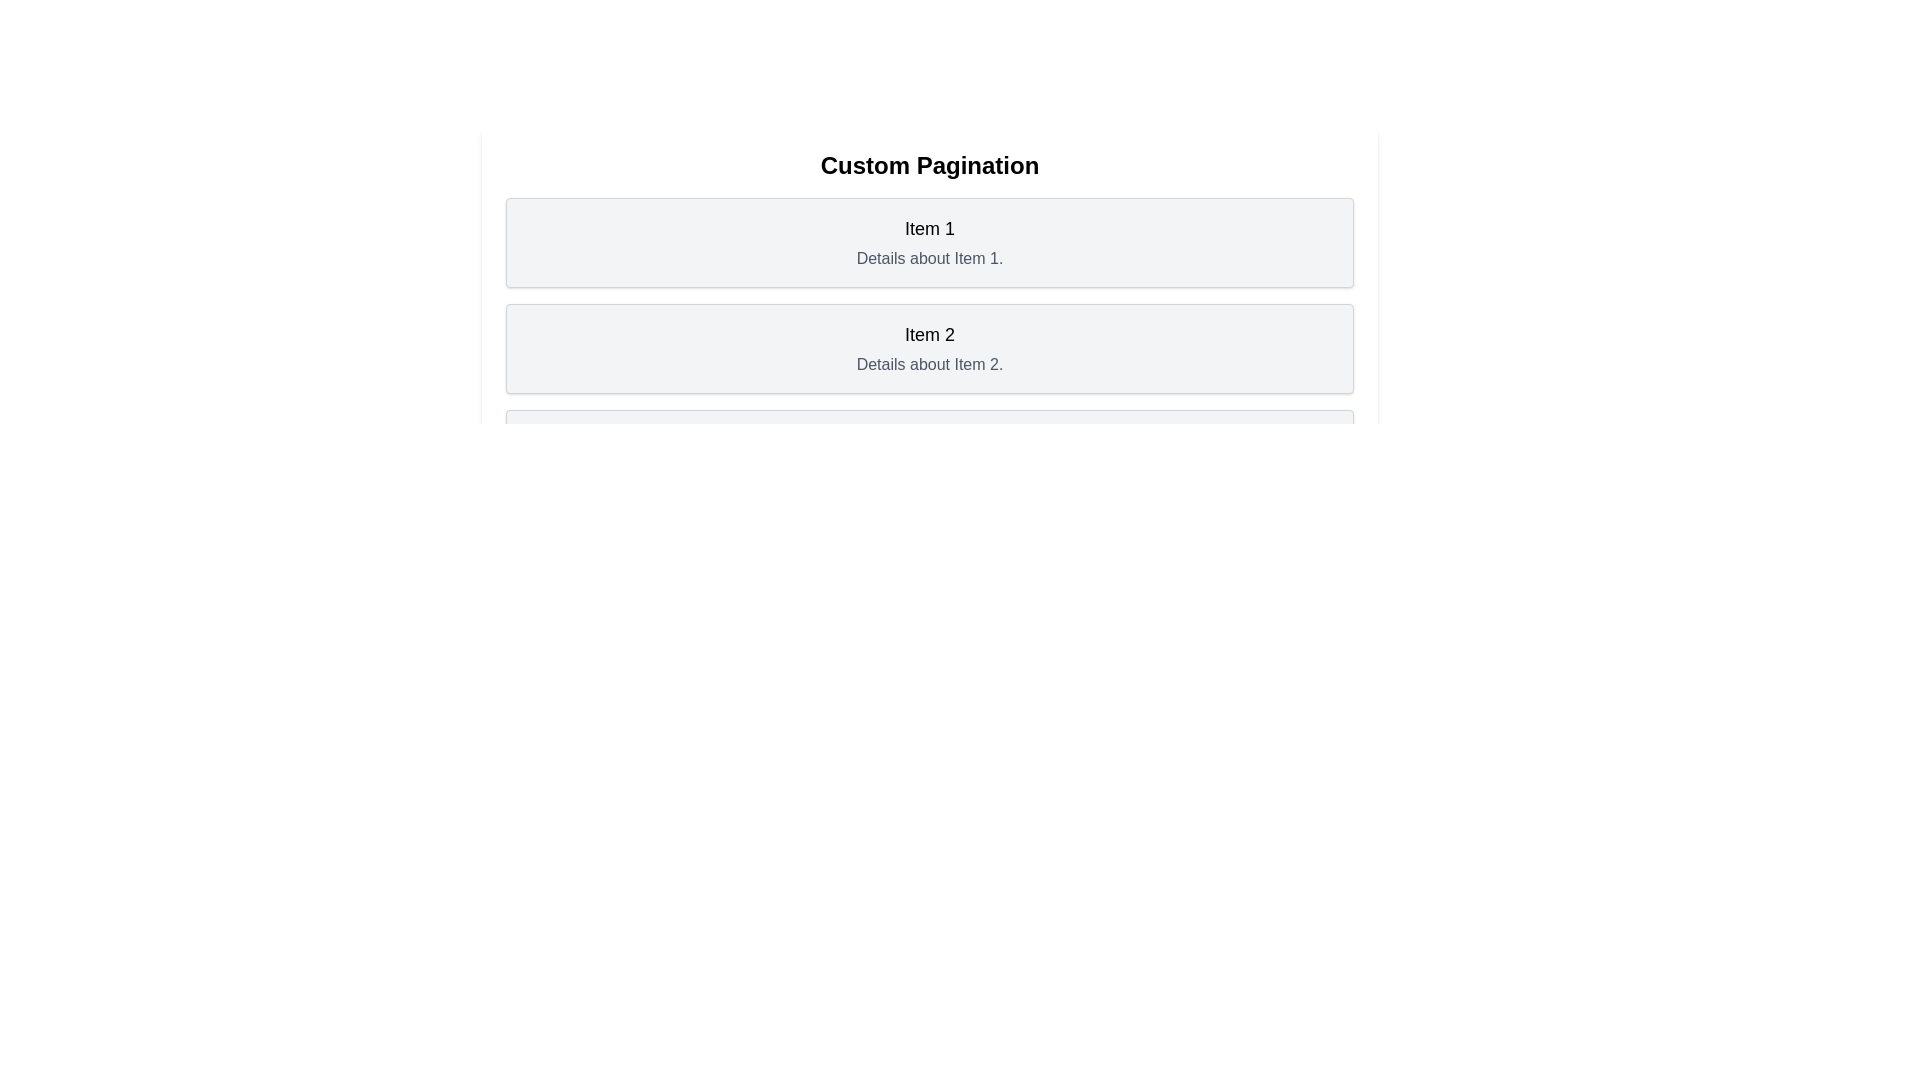 The height and width of the screenshot is (1080, 1920). What do you see at coordinates (929, 164) in the screenshot?
I see `the large, bold, black text label reading 'Custom Pagination' displayed prominently at the top of the section` at bounding box center [929, 164].